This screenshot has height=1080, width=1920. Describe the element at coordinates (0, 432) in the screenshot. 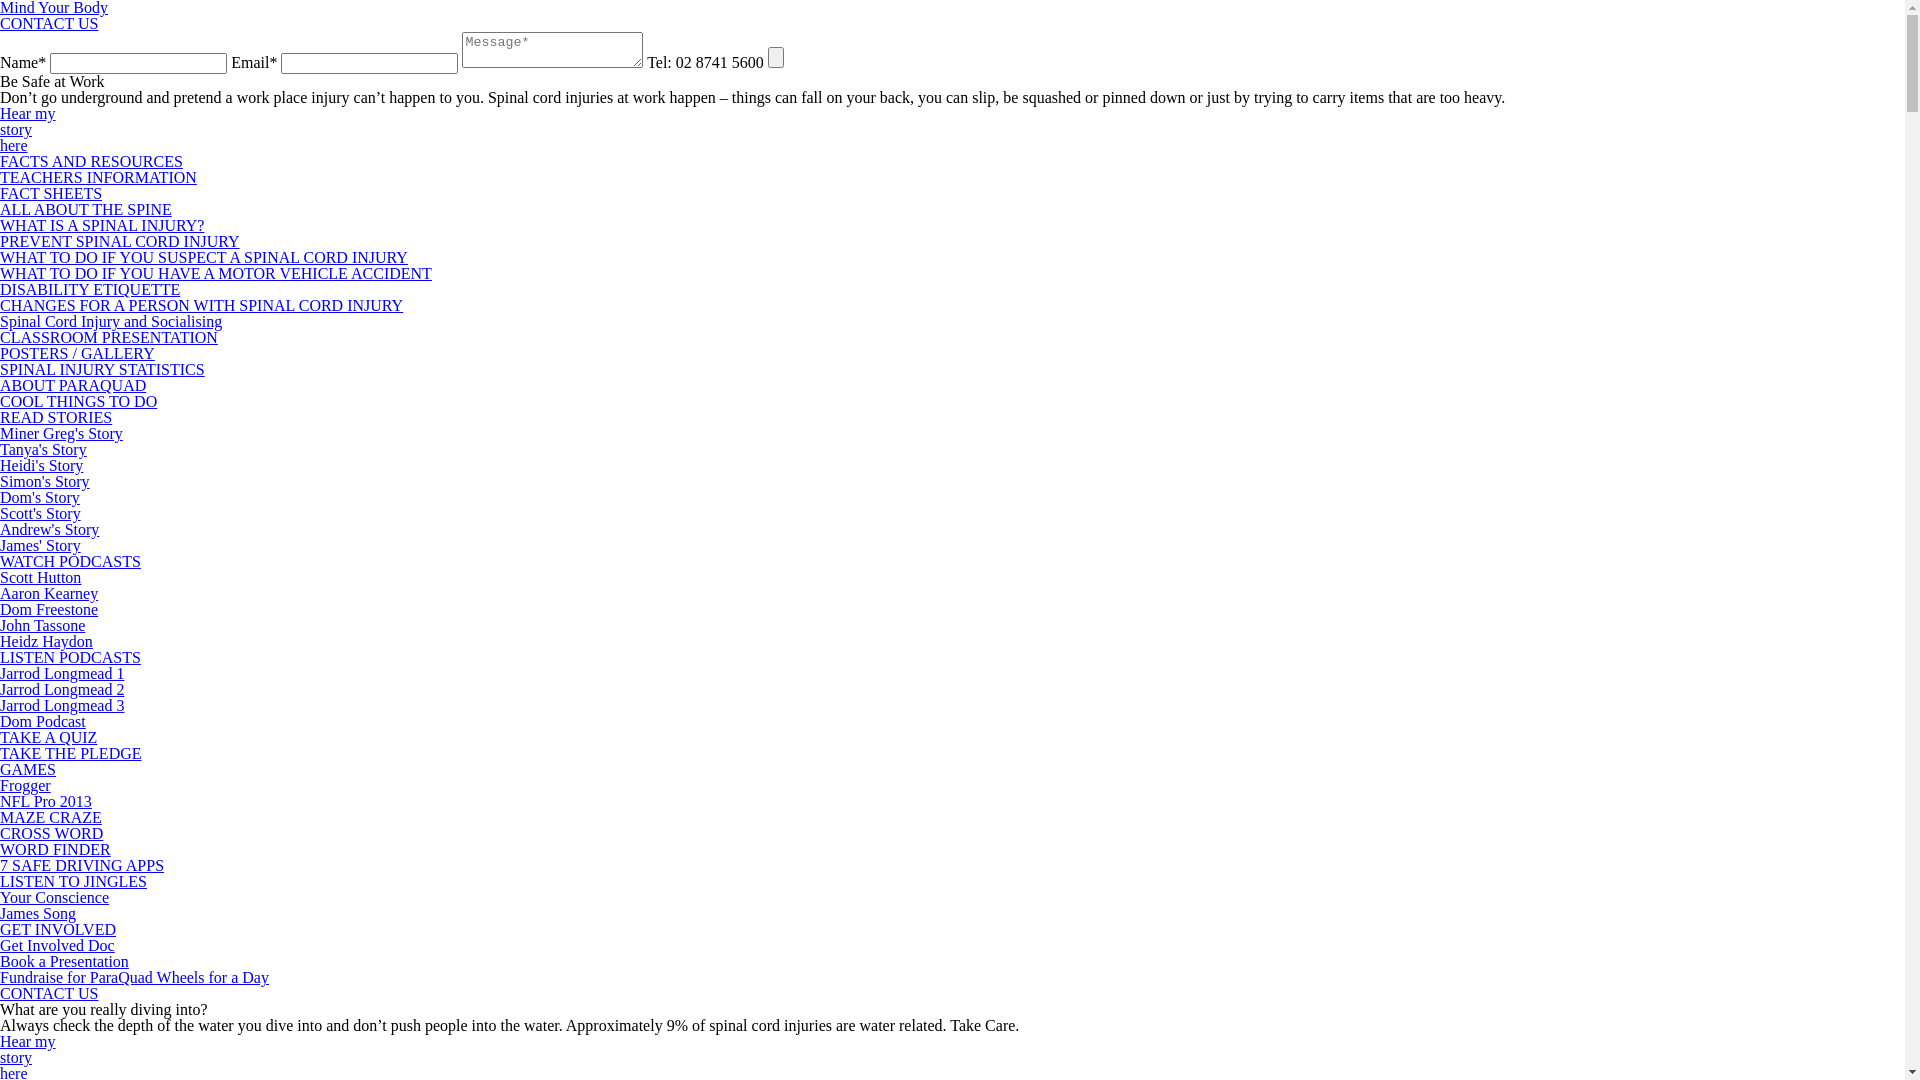

I see `'Miner Greg's Story'` at that location.